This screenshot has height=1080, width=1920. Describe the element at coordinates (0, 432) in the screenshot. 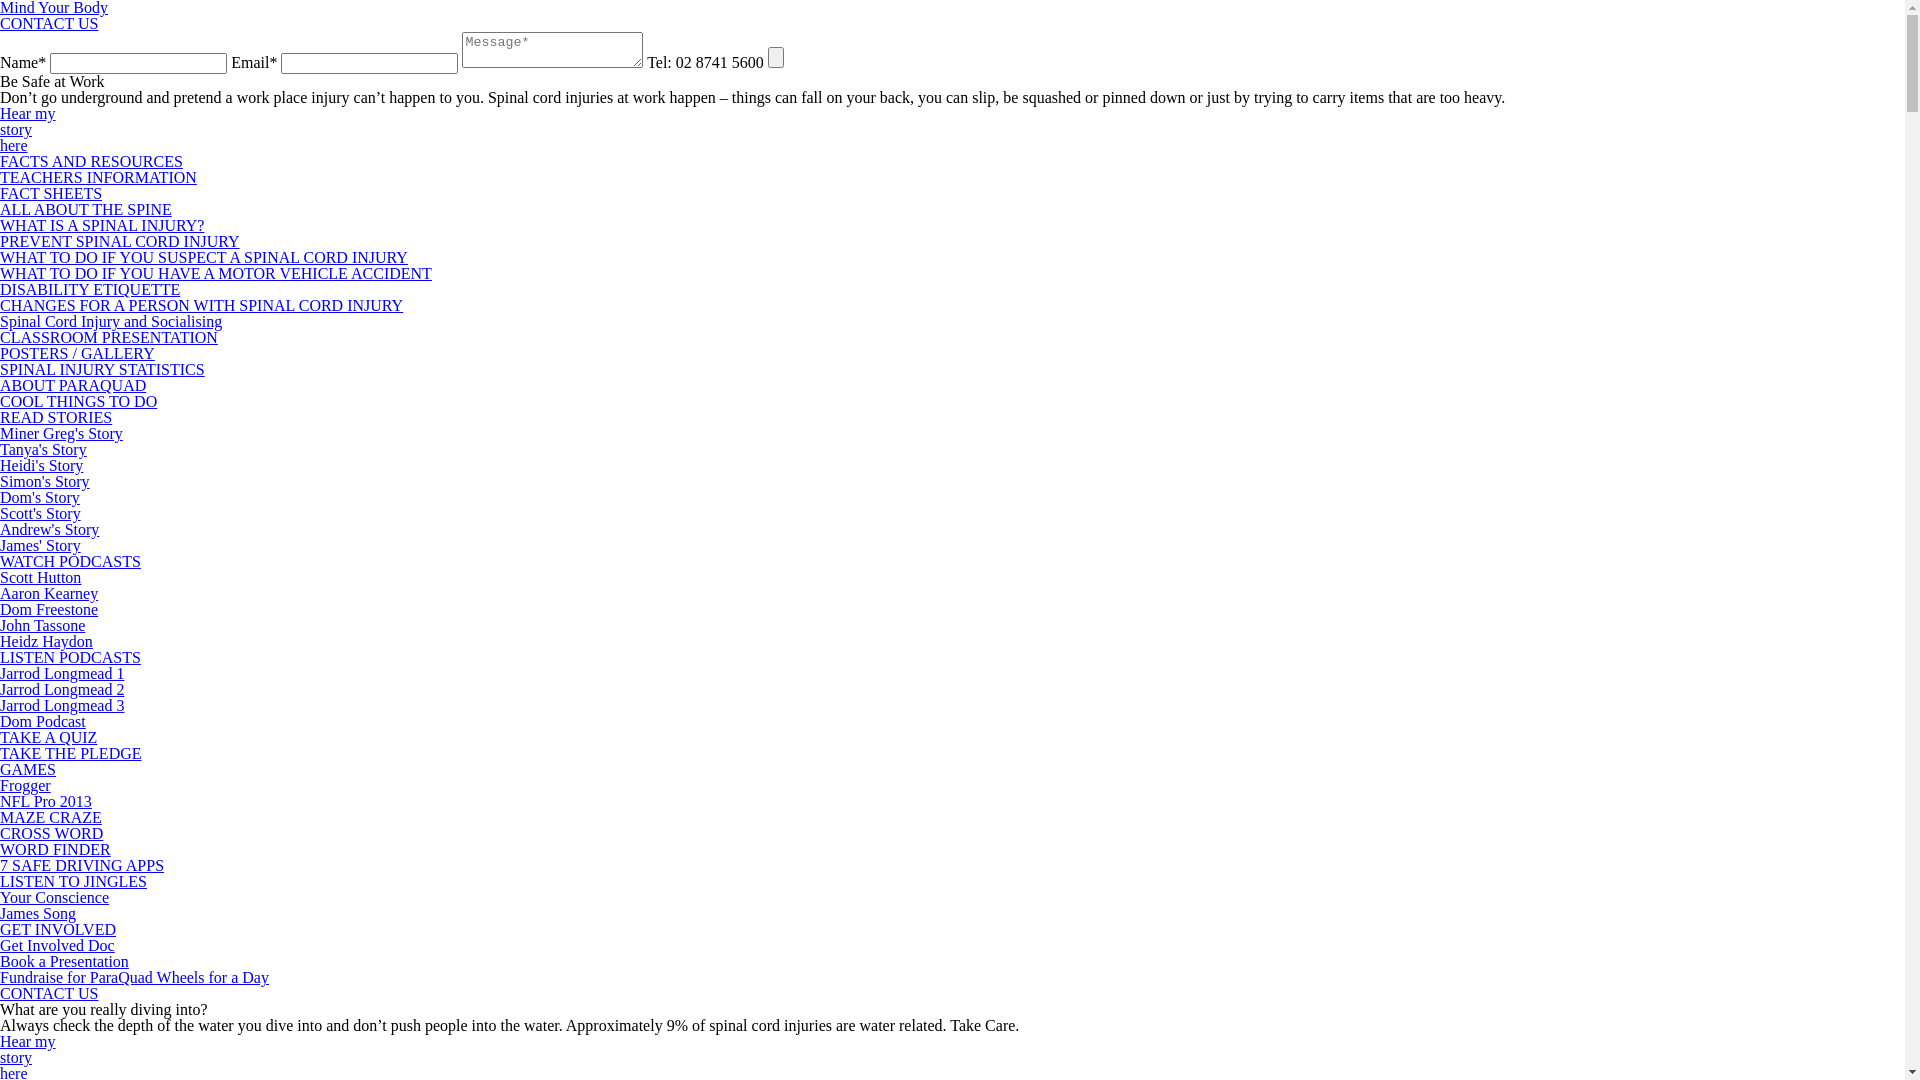

I see `'Miner Greg's Story'` at that location.